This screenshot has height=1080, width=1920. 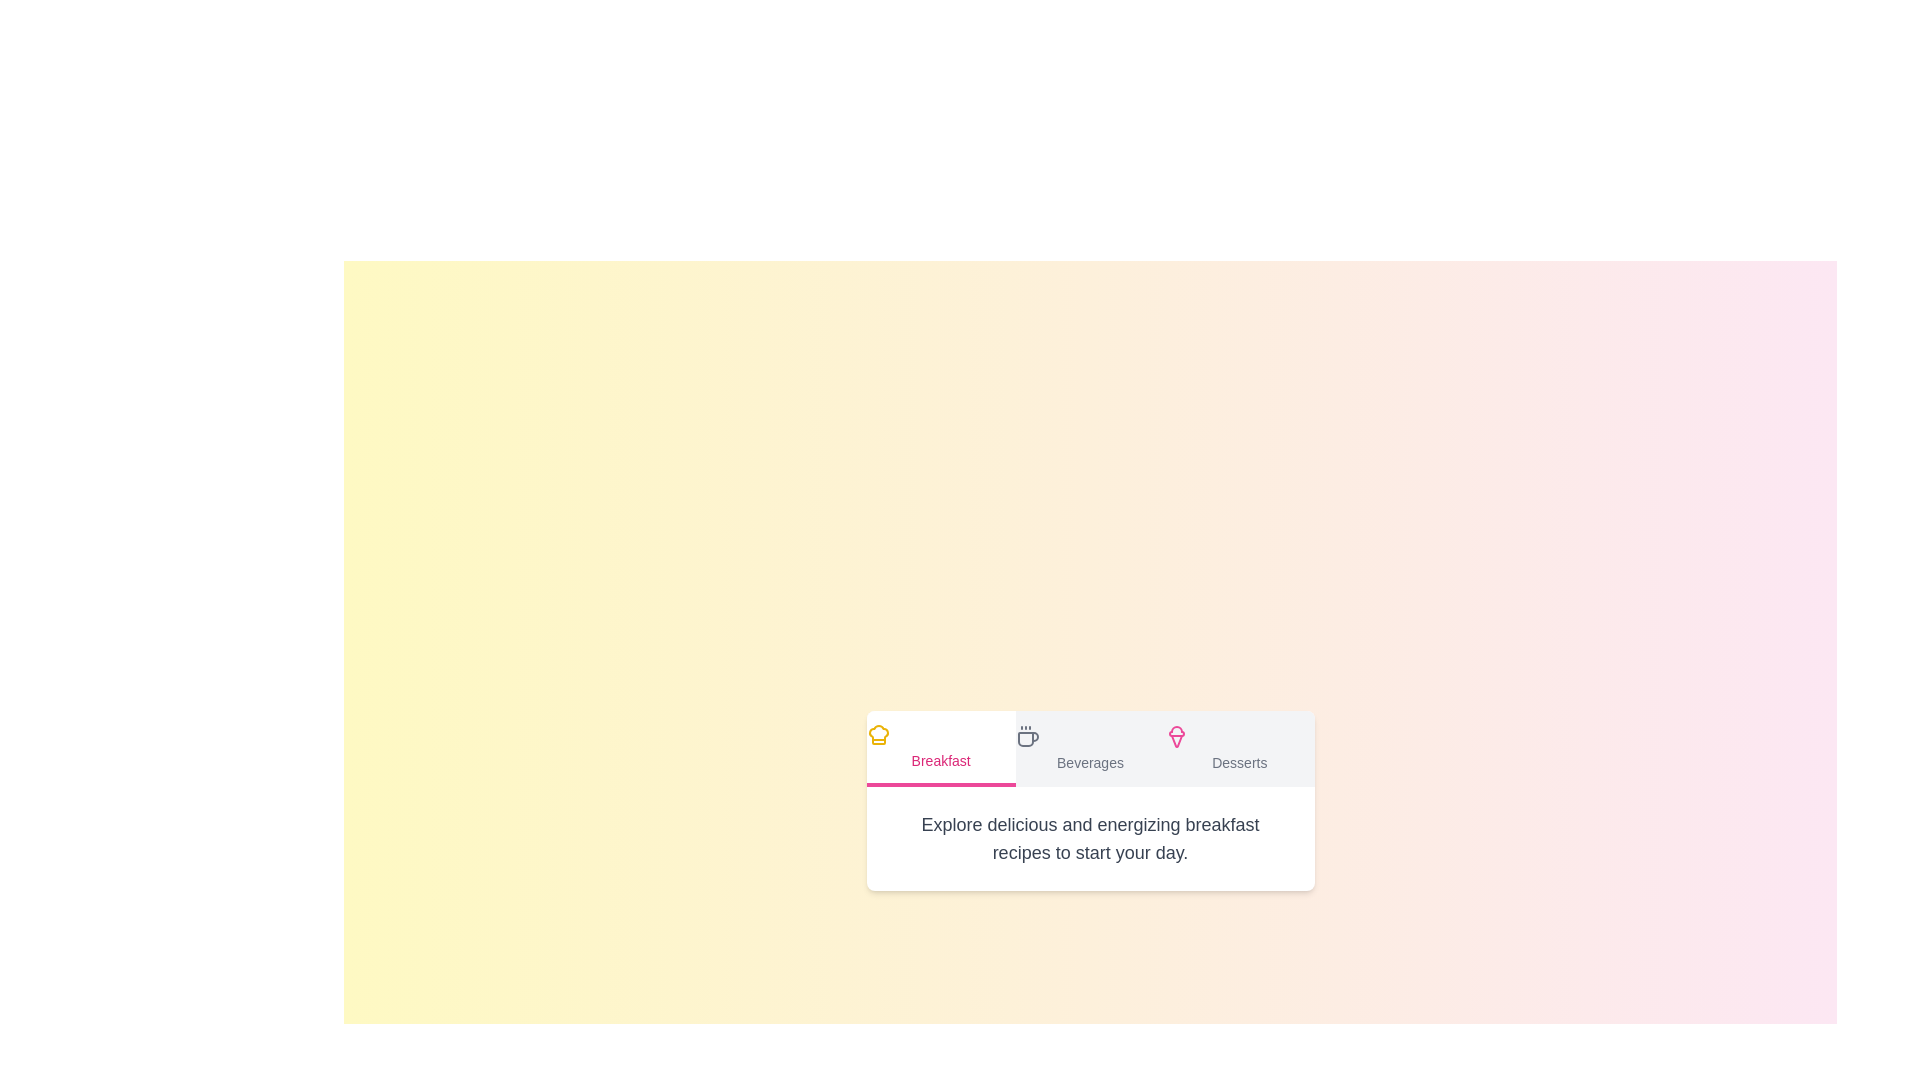 I want to click on the Beverages tab, so click(x=1089, y=748).